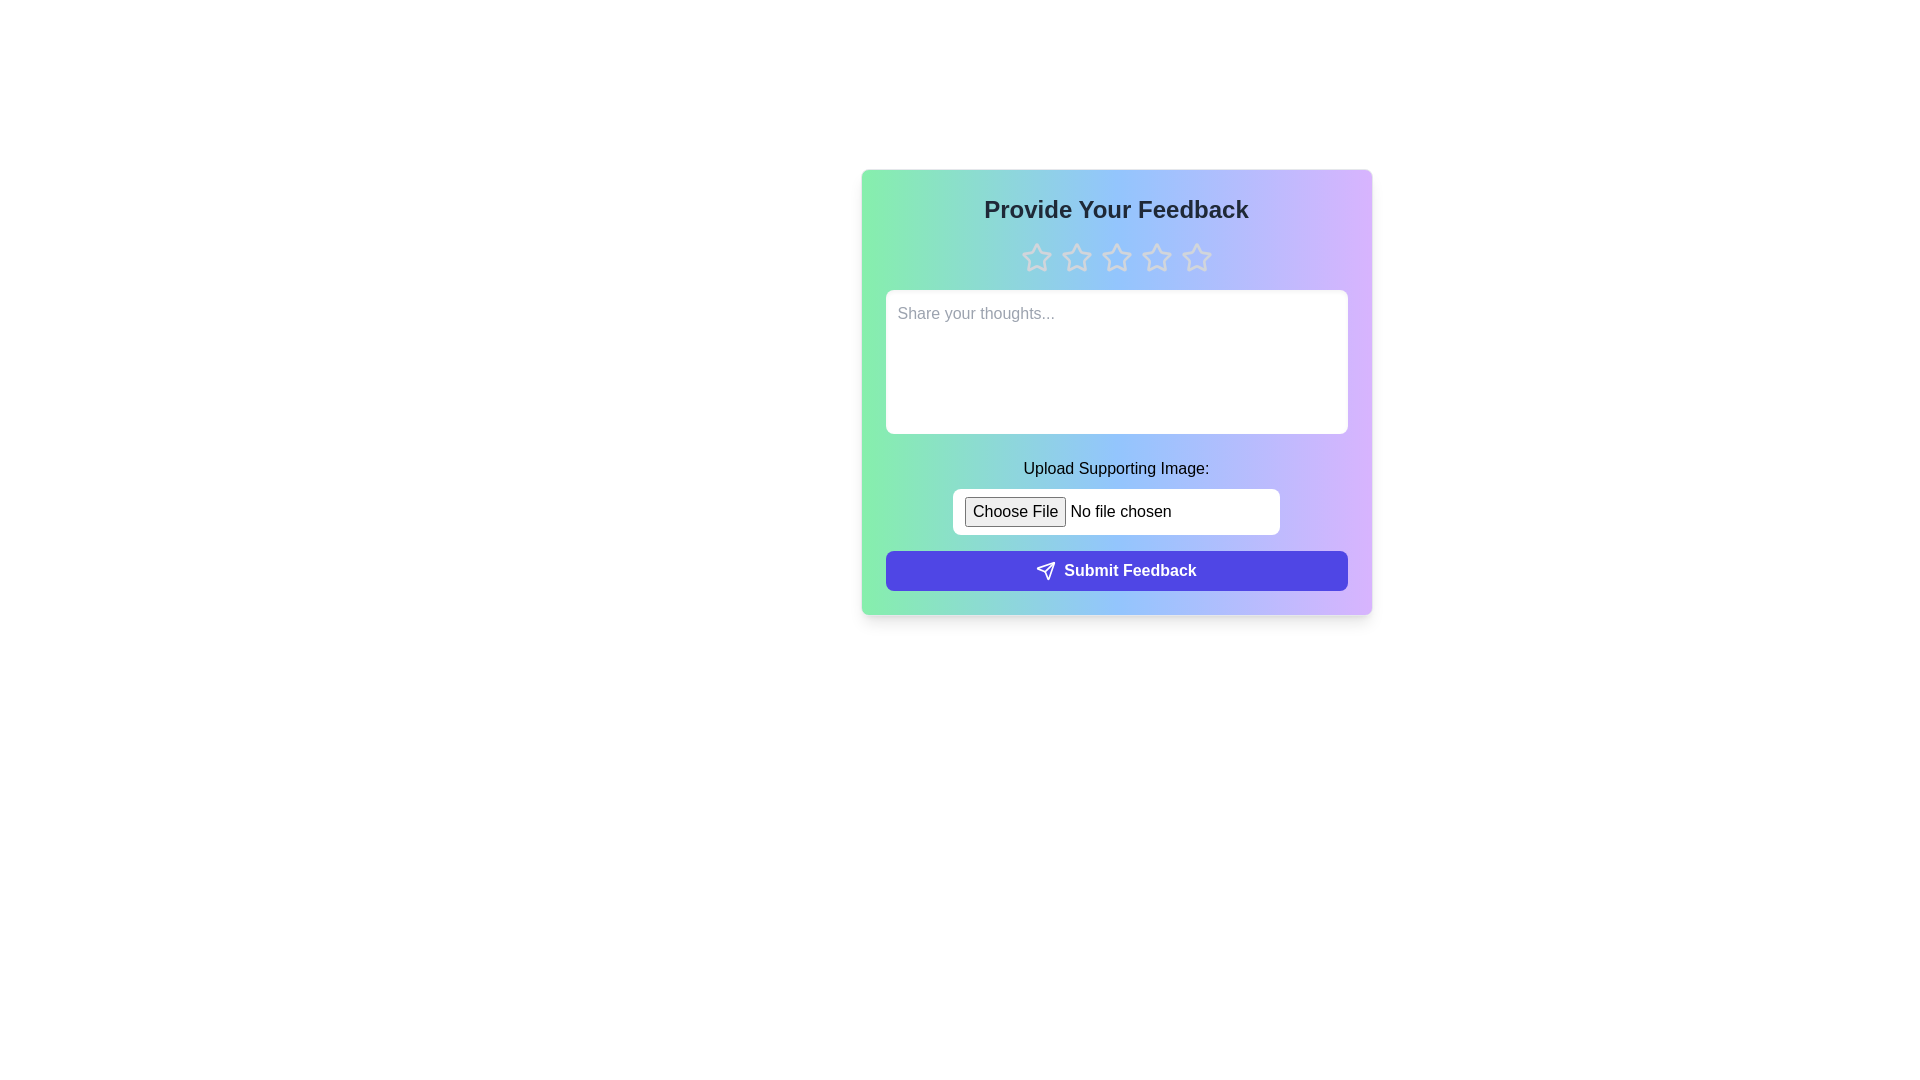  Describe the element at coordinates (1196, 257) in the screenshot. I see `the fifth star icon in the 'Provide Your Feedback' section` at that location.